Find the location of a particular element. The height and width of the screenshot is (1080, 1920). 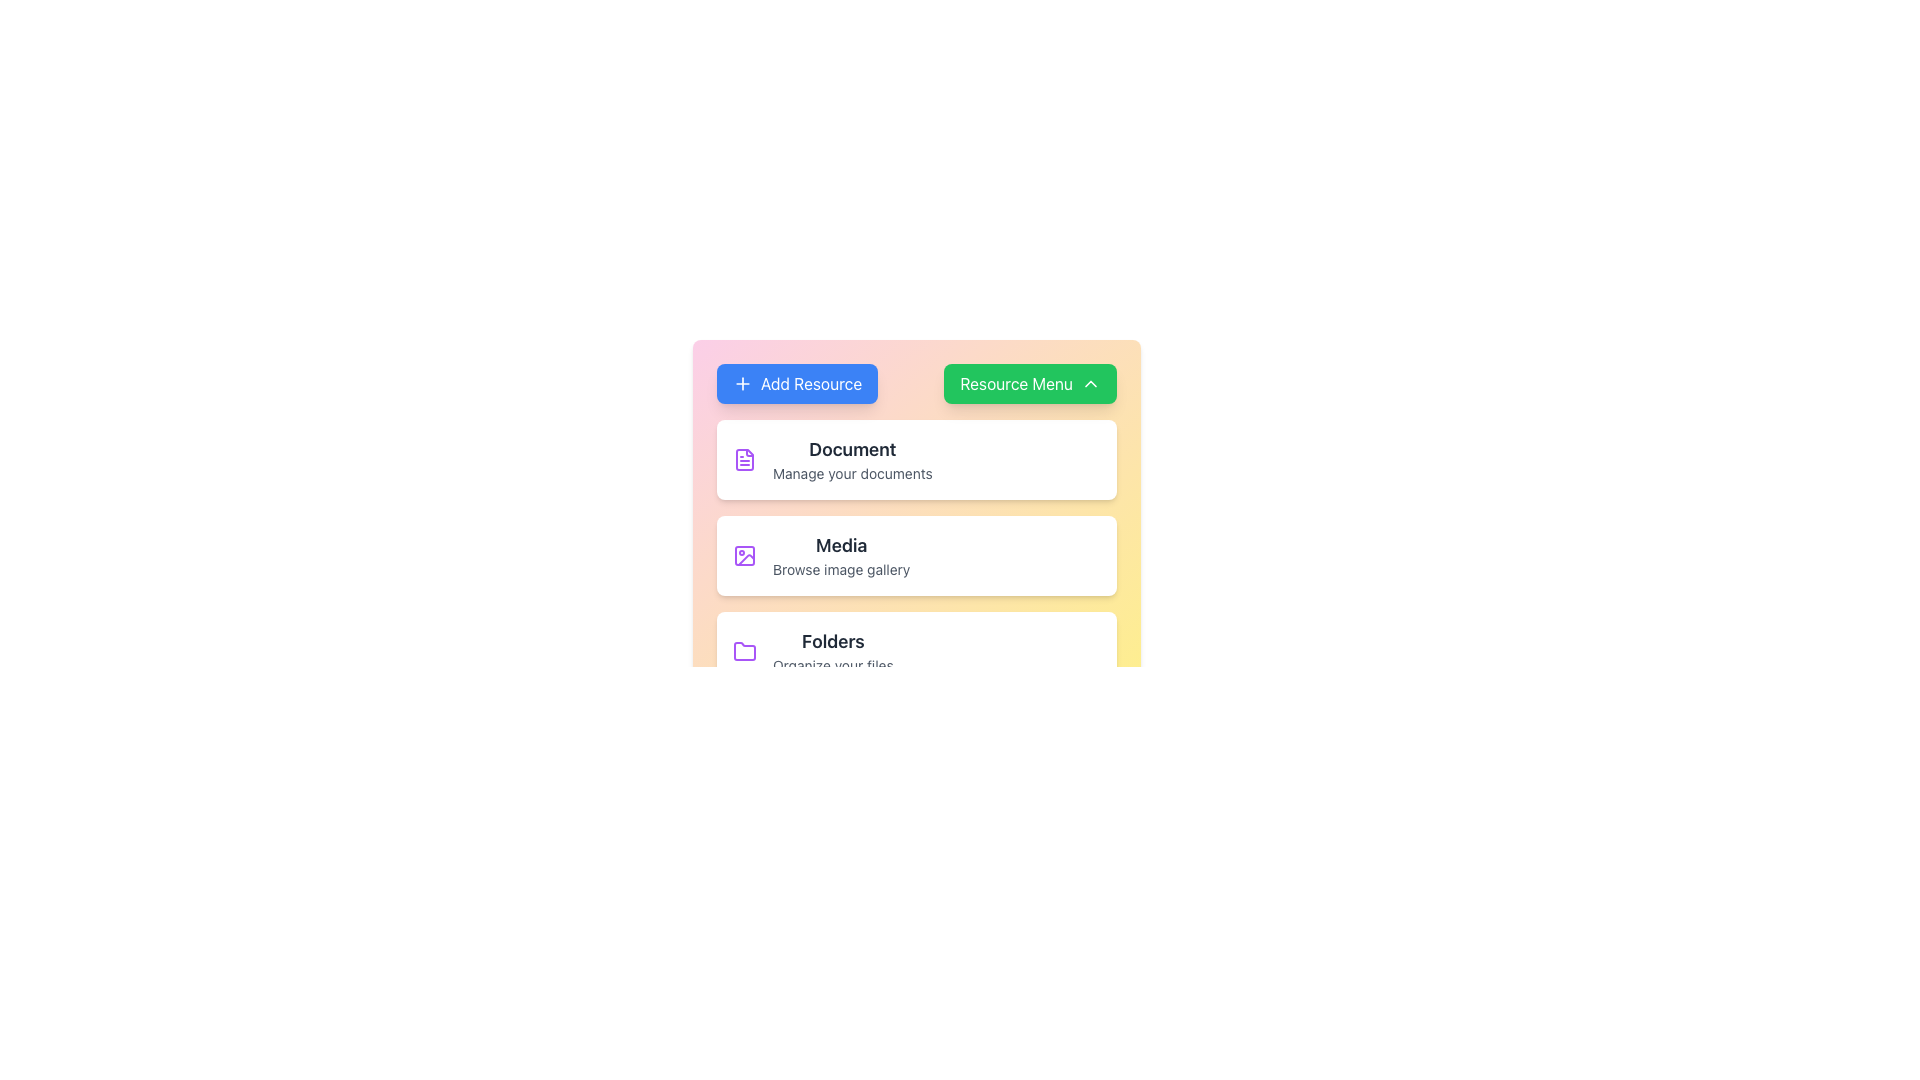

the 'Add Resource' button icon, which visually indicates the action of adding a new resource, positioned at the top-left corner of the interface is located at coordinates (742, 384).